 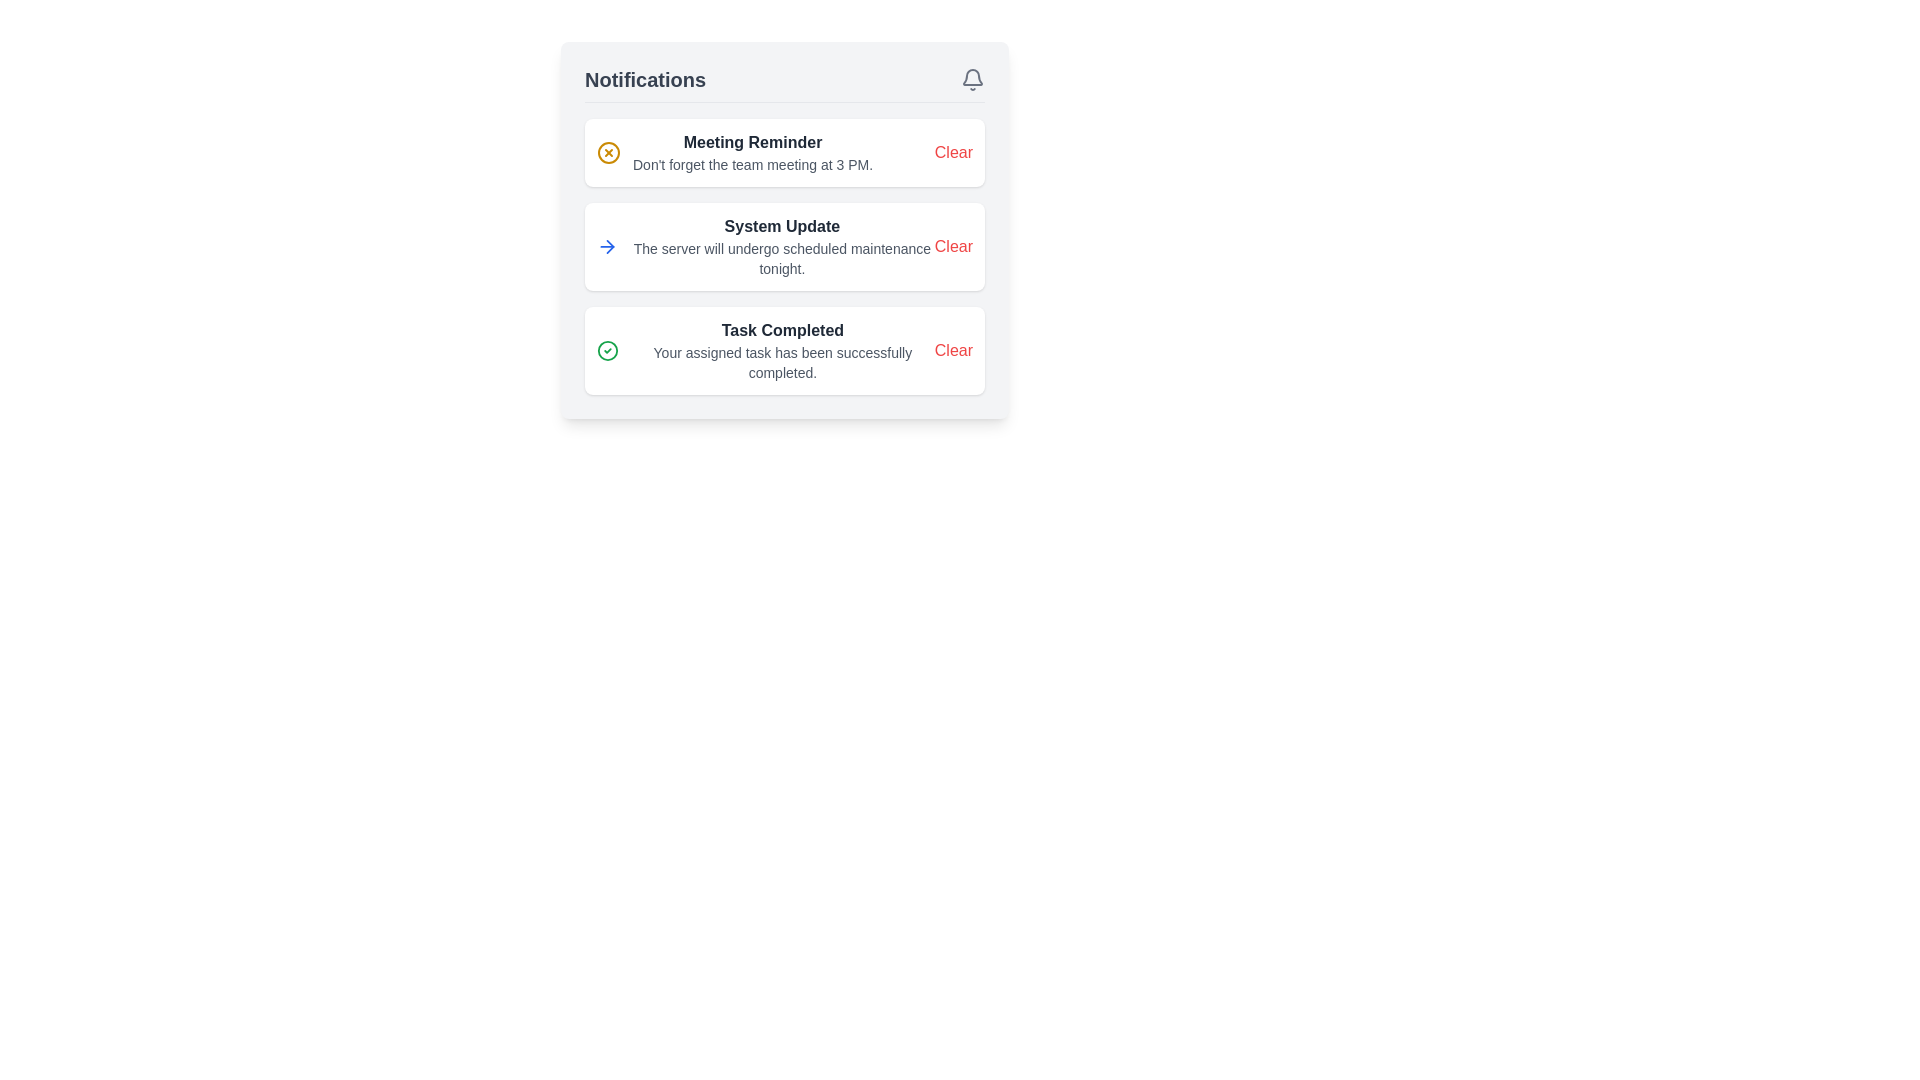 I want to click on the 'Clear' button styled in red font located in the notification card for 'Meeting Reminder' to clear the notification, so click(x=952, y=152).